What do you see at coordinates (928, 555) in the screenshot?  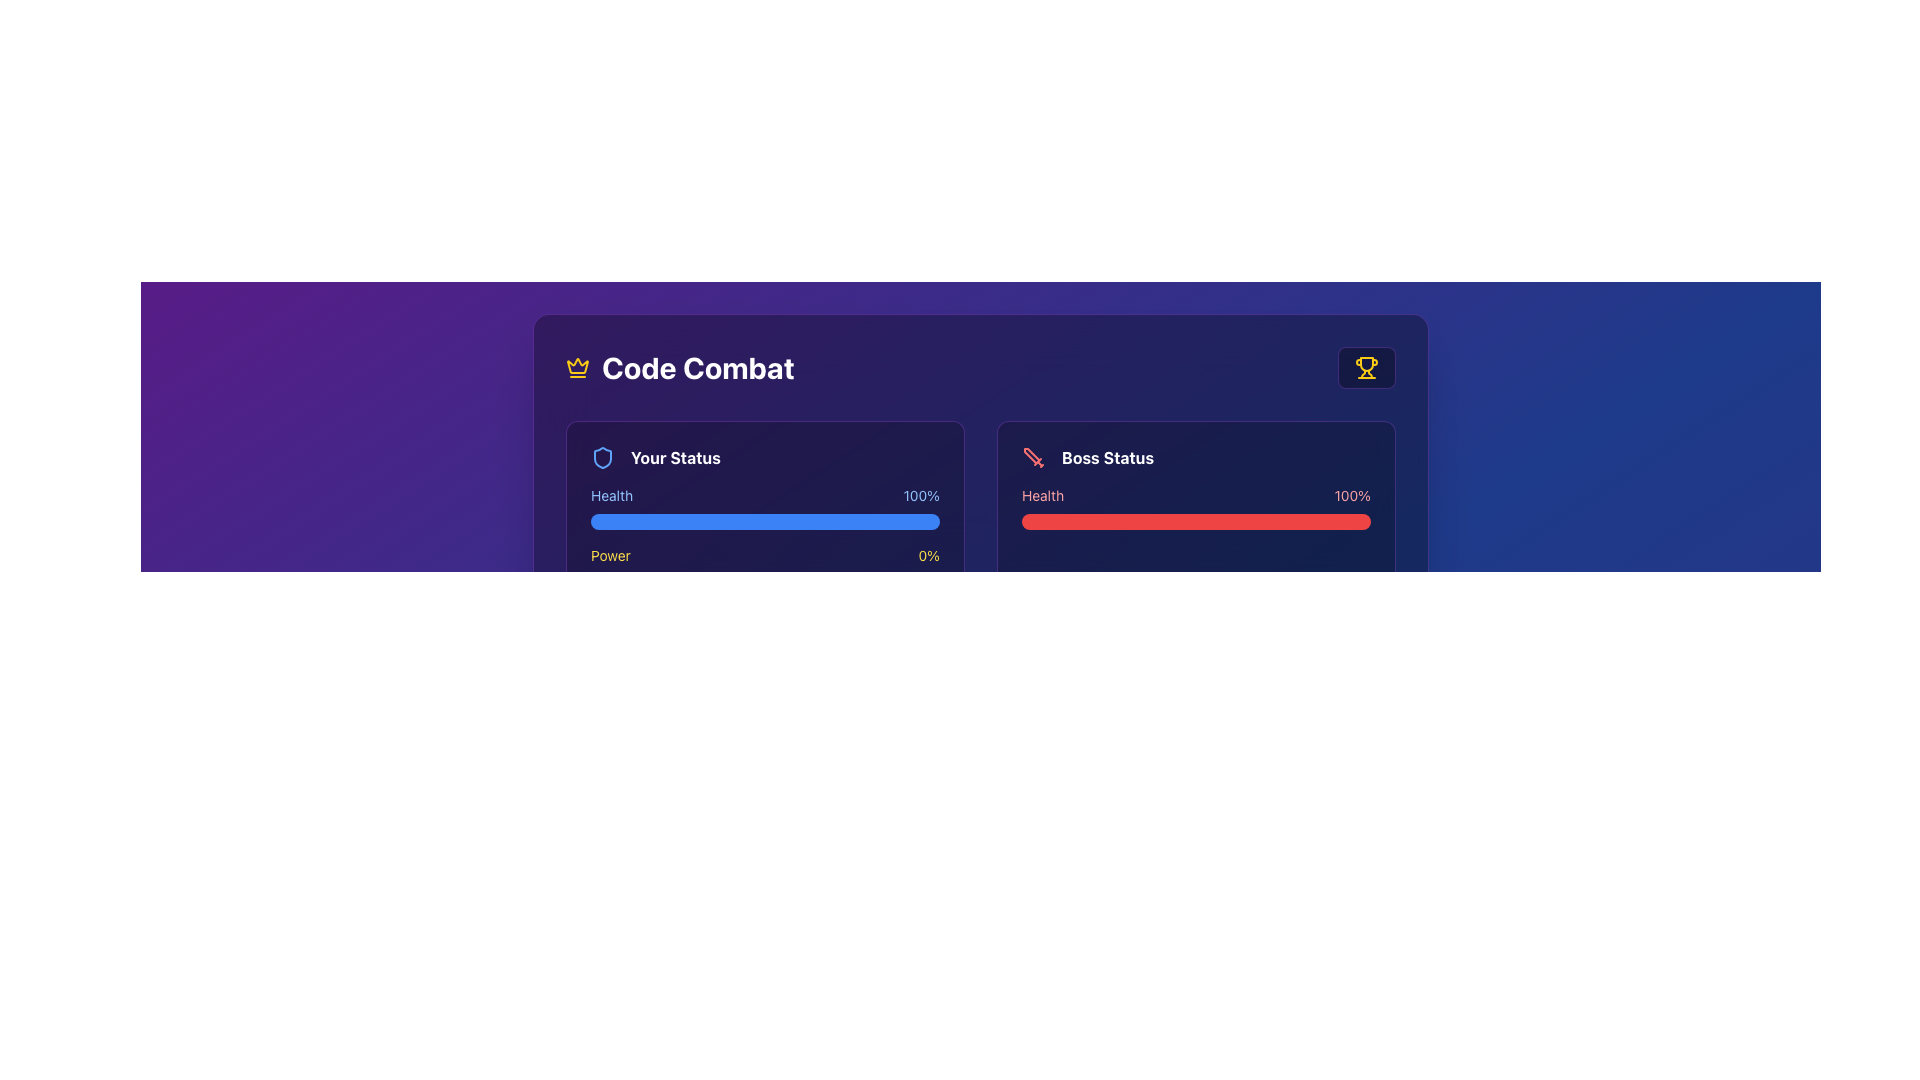 I see `the static text label displaying '0%' in yellow, located in the 'Your Status' subsection, at the bottom-right corner of the 'Power' section` at bounding box center [928, 555].